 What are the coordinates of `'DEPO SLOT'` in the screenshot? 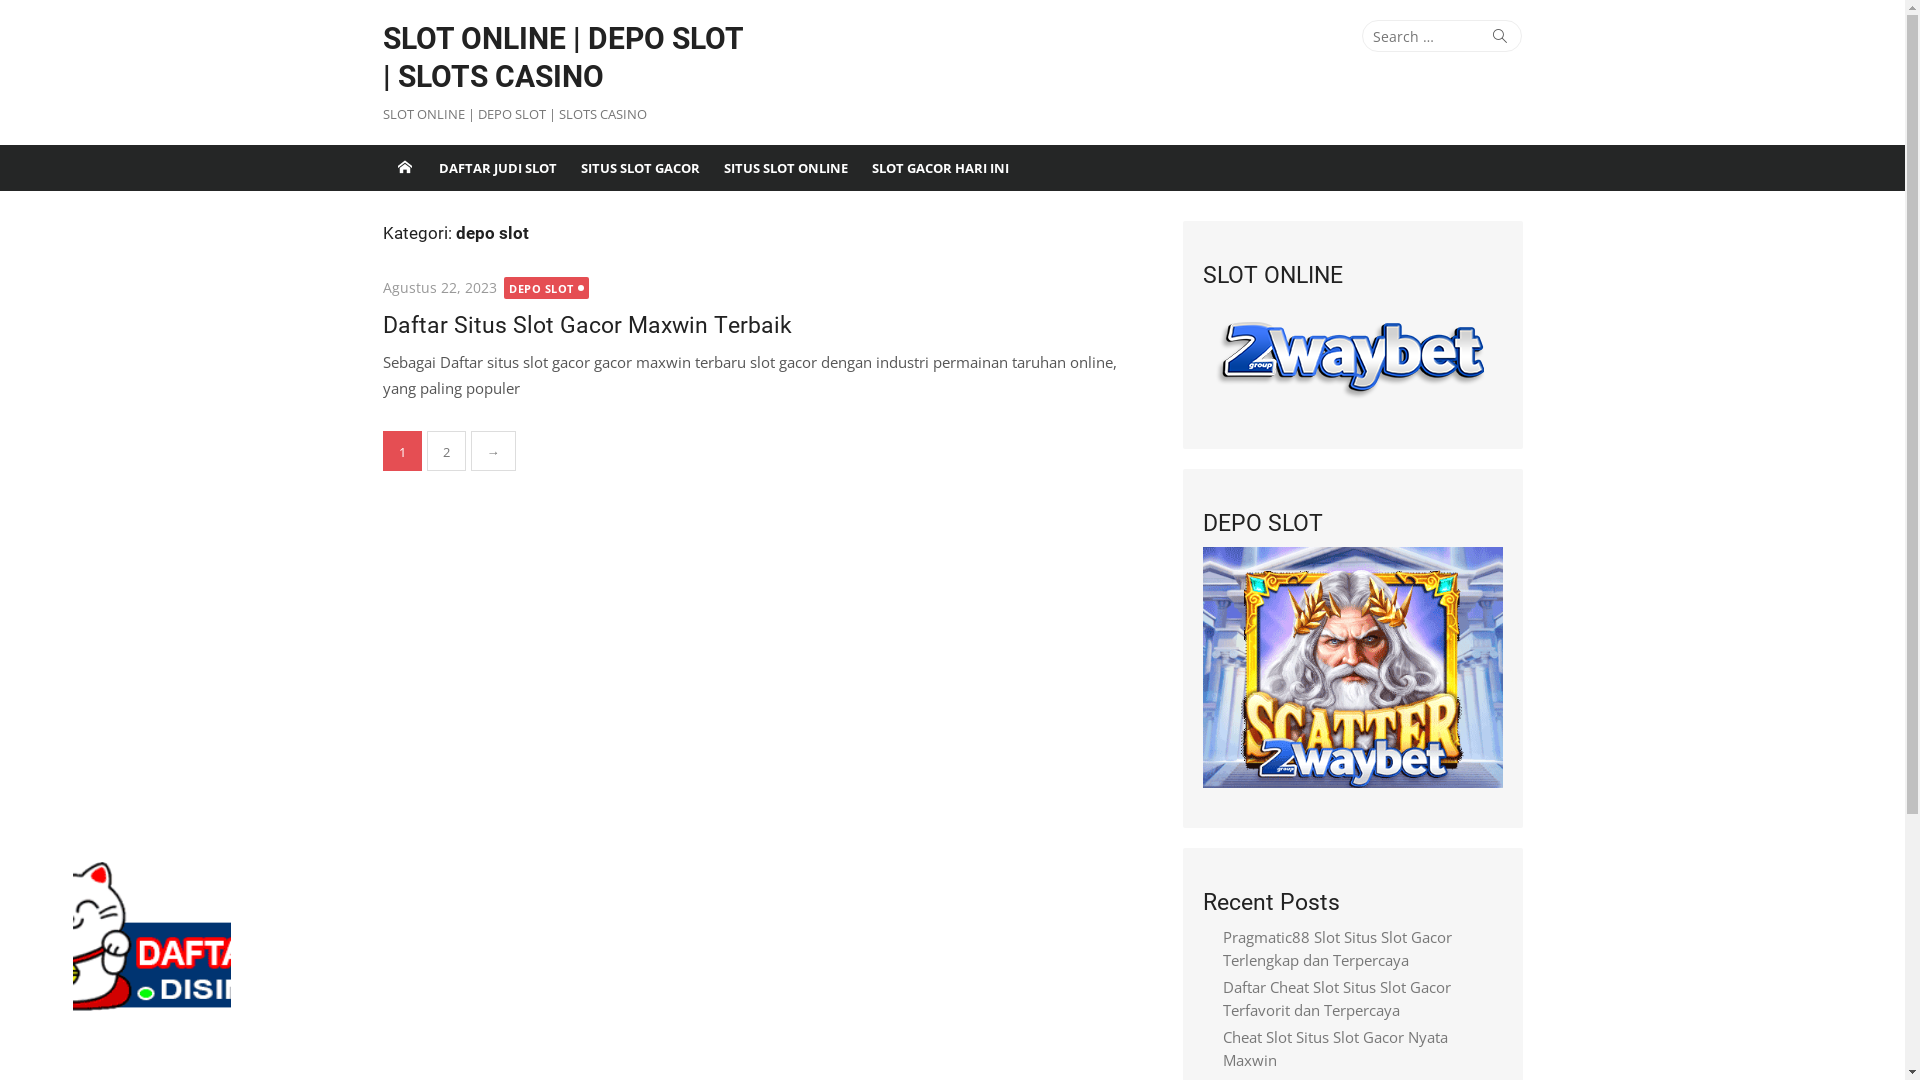 It's located at (546, 288).